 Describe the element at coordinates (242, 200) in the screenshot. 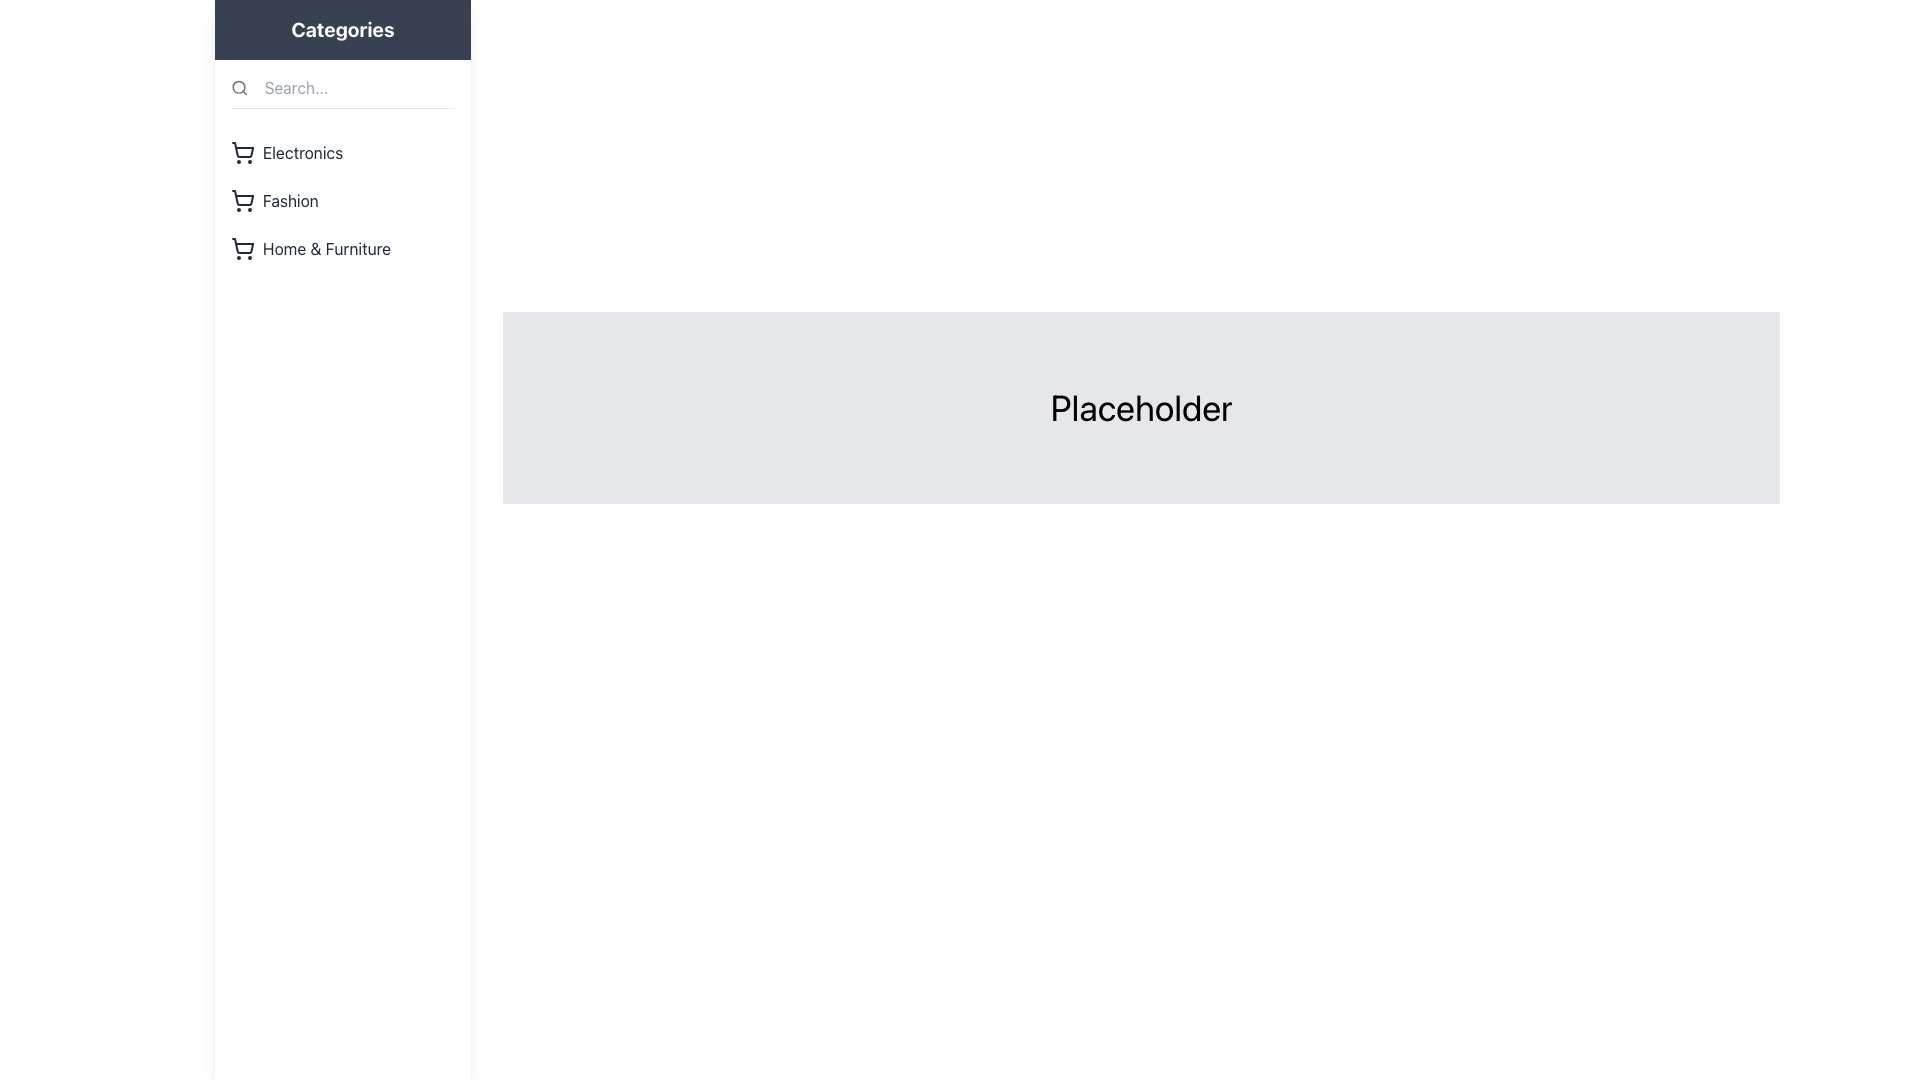

I see `the shopping cart icon located in the left sidebar, which is the second item in the 'Categories' section, adjacent to the 'Fashion' label` at that location.